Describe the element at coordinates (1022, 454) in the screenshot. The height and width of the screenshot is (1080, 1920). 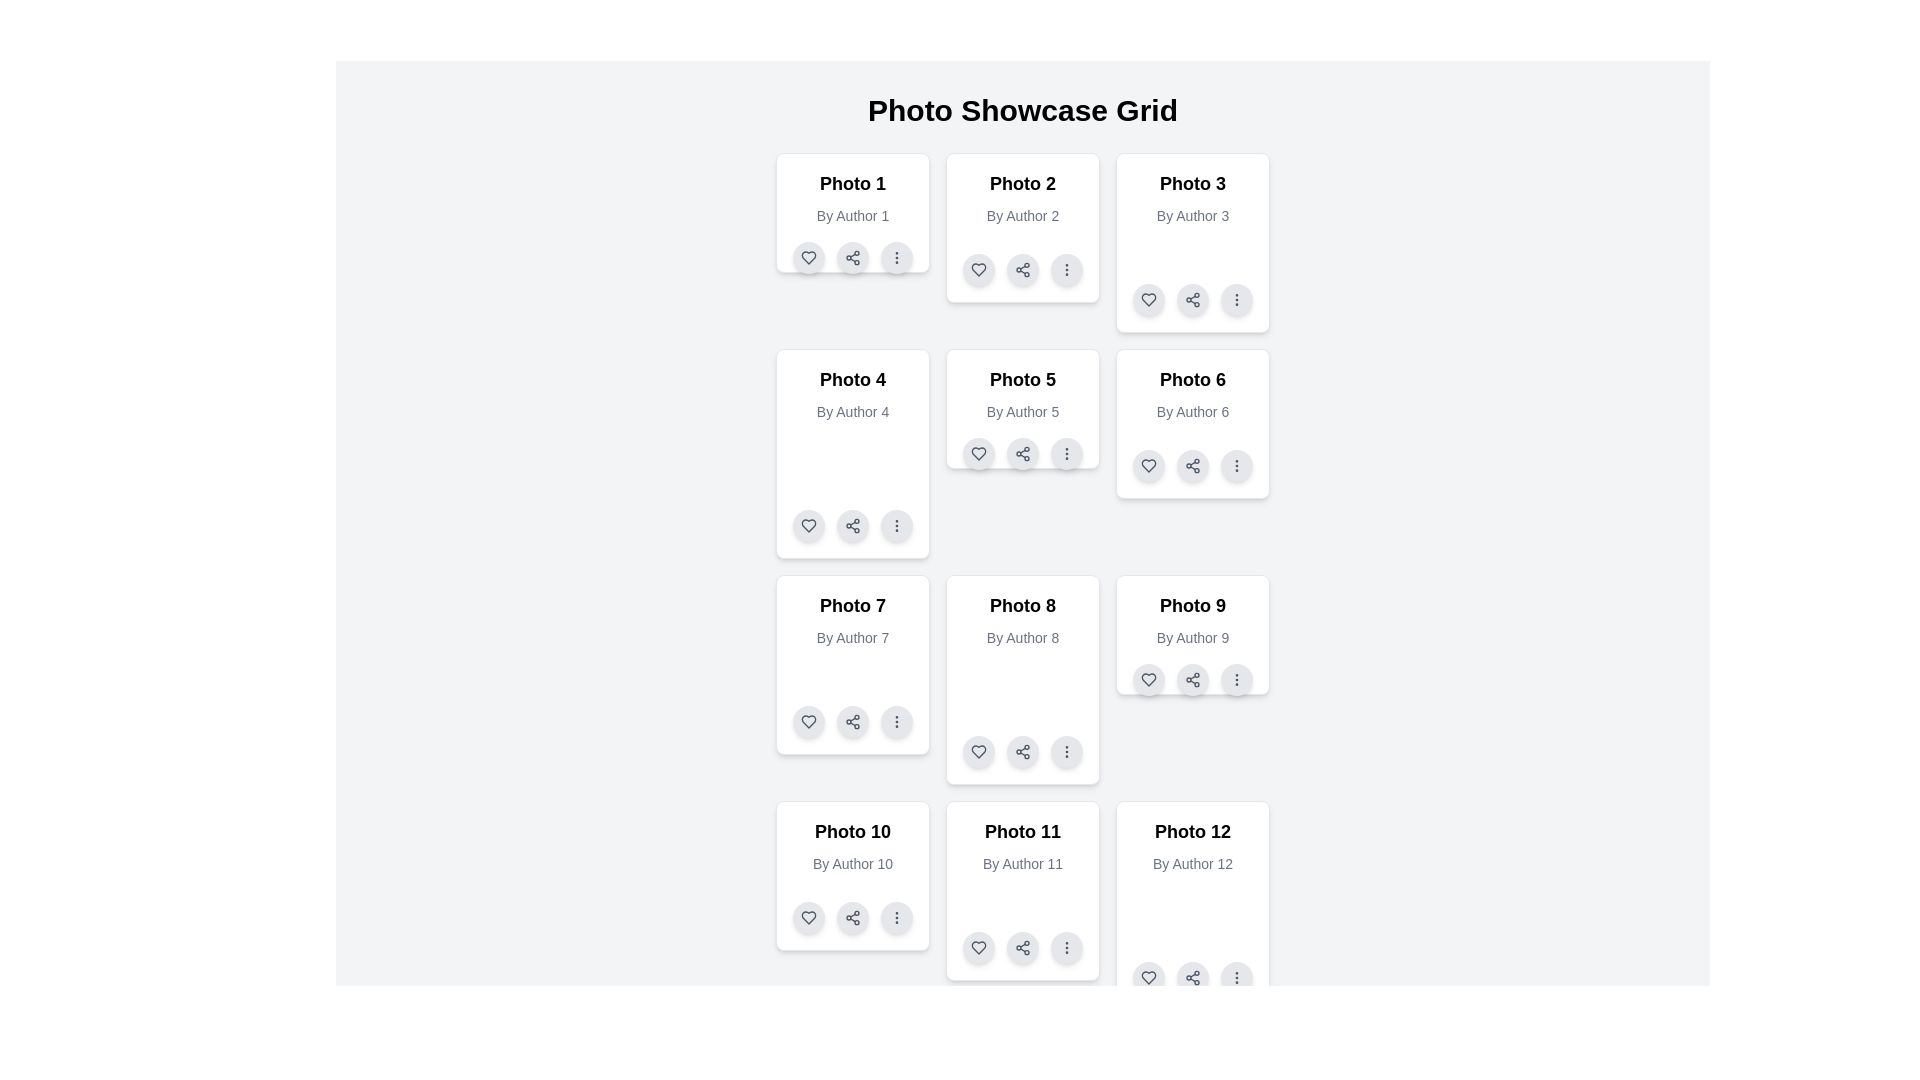
I see `the share symbol icon located in the bottom section of the 'Photo 5' card` at that location.